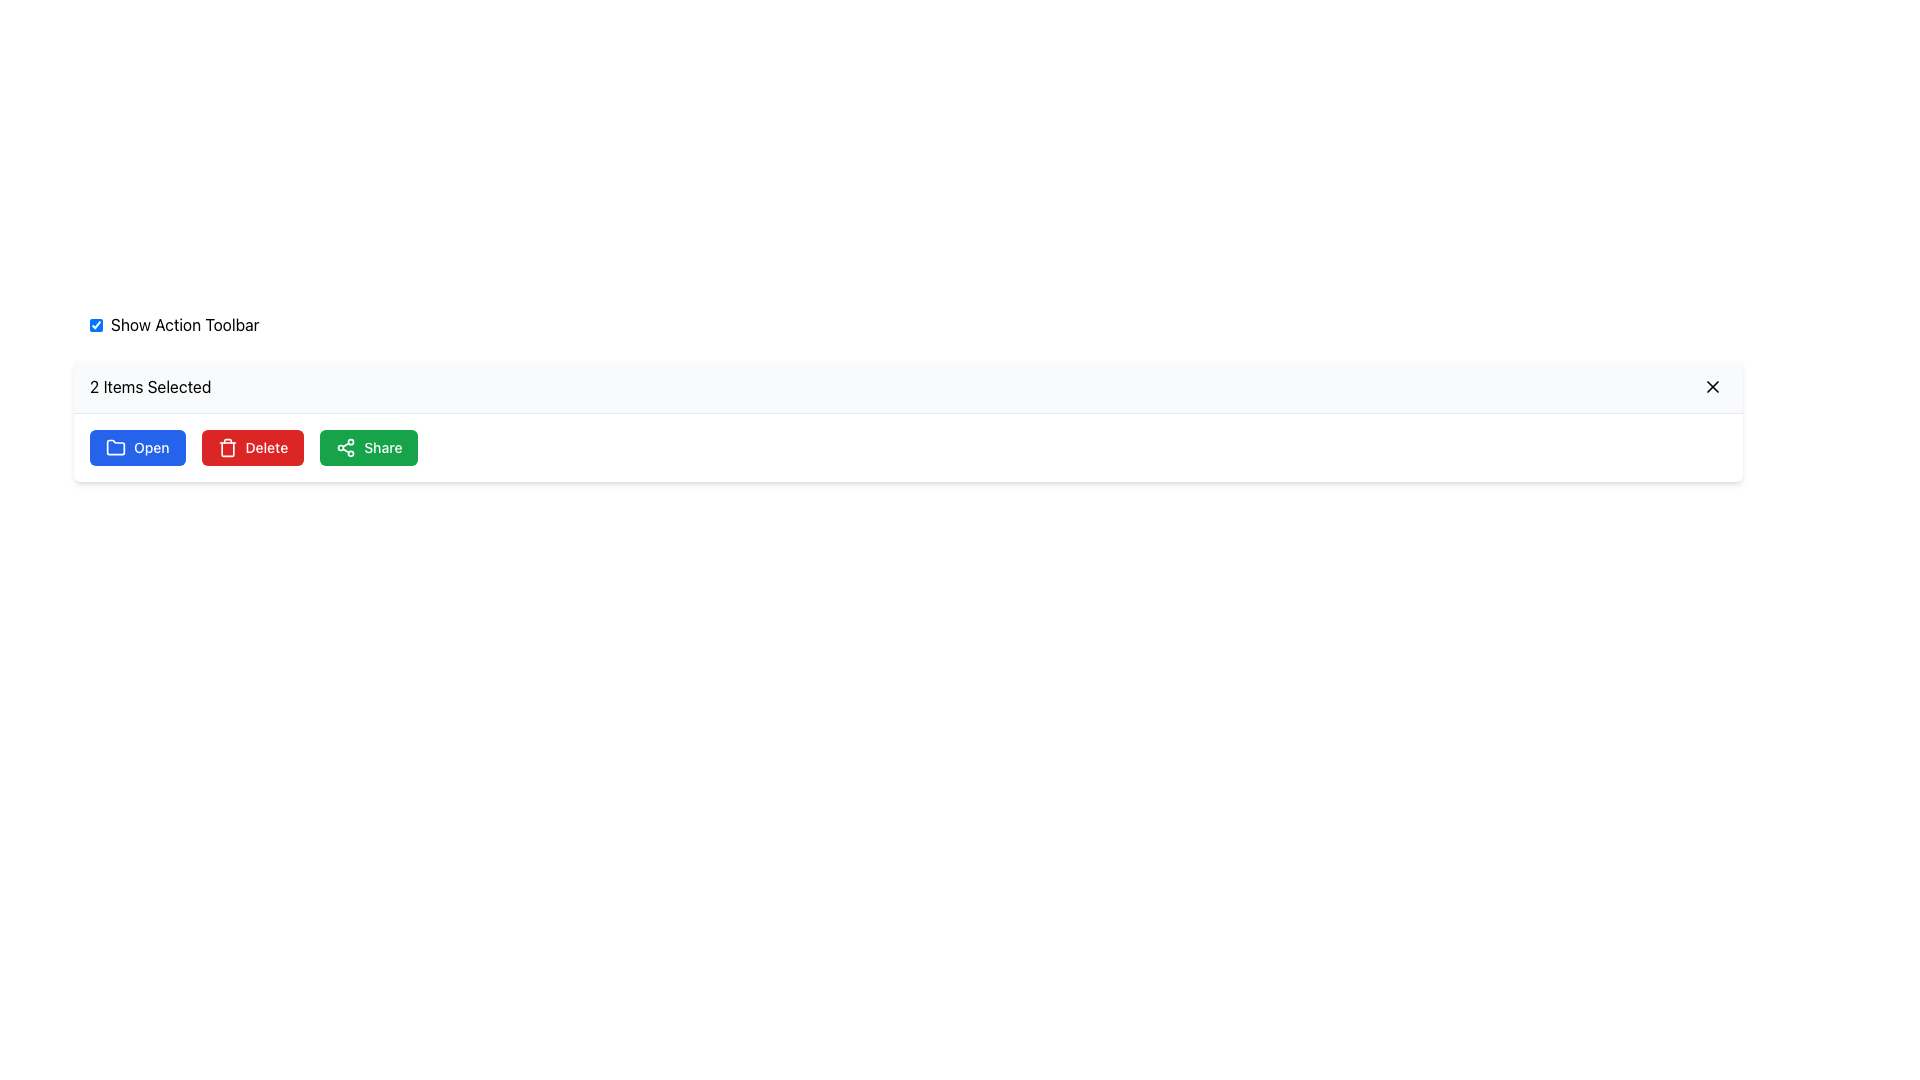  I want to click on the blue button labeled 'Open' with a white folder icon, so click(136, 446).